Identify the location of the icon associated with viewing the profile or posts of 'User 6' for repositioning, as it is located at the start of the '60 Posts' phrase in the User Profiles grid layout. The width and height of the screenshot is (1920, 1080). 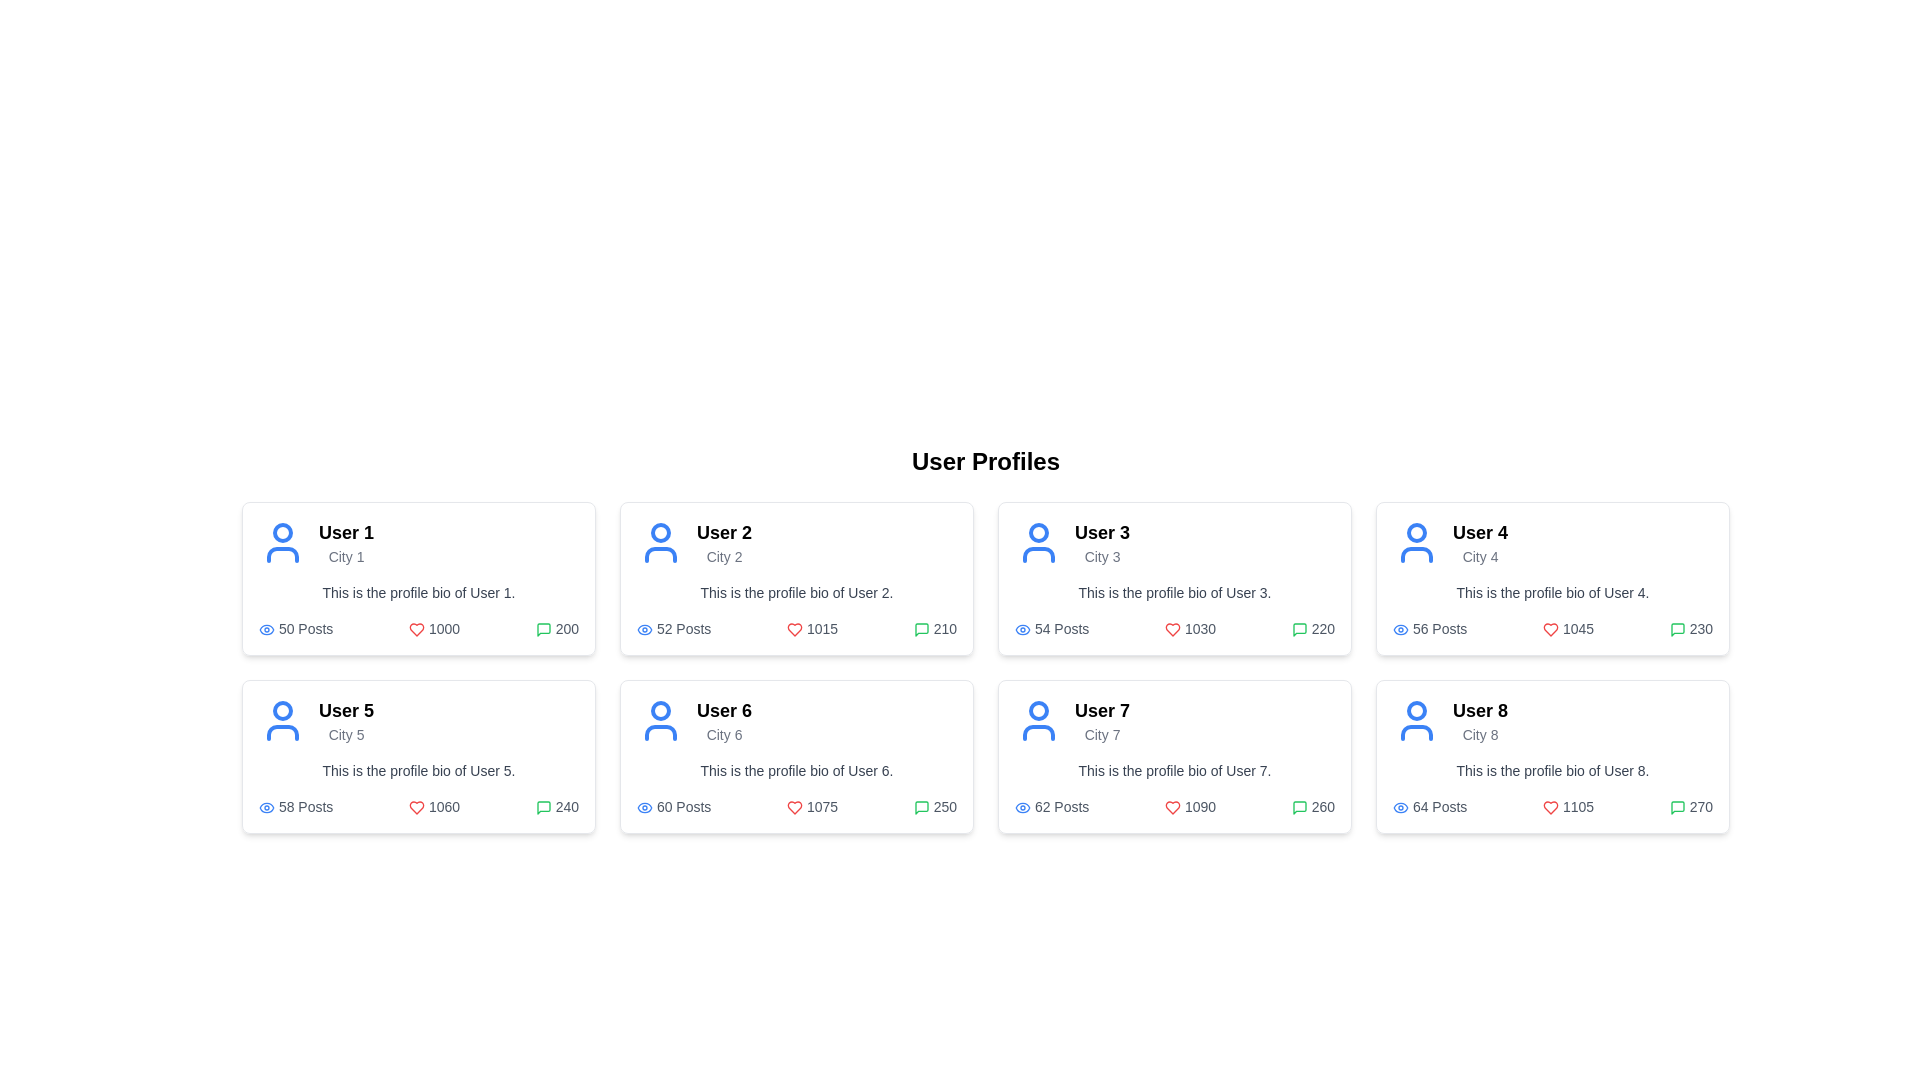
(644, 806).